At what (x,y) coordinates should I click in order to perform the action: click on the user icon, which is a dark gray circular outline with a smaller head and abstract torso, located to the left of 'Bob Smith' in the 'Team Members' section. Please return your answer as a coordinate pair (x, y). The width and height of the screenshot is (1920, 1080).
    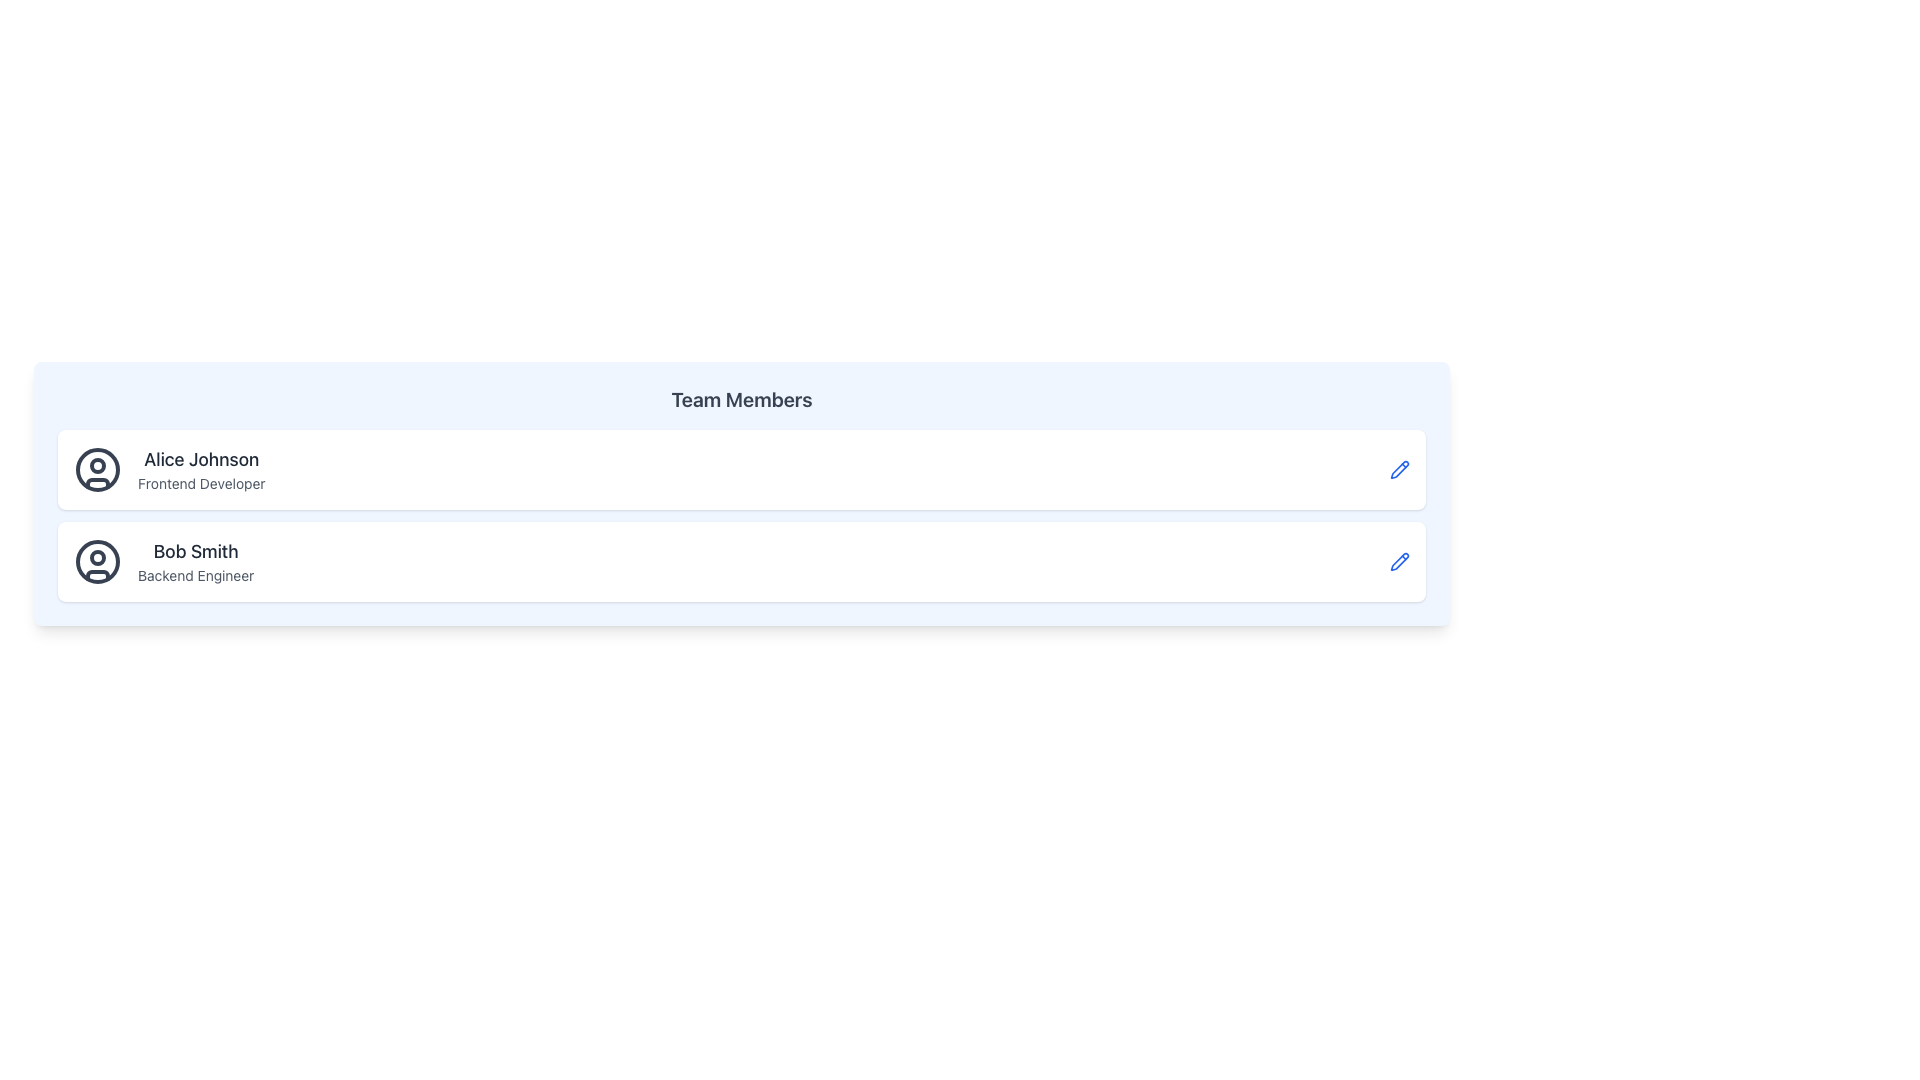
    Looking at the image, I should click on (96, 562).